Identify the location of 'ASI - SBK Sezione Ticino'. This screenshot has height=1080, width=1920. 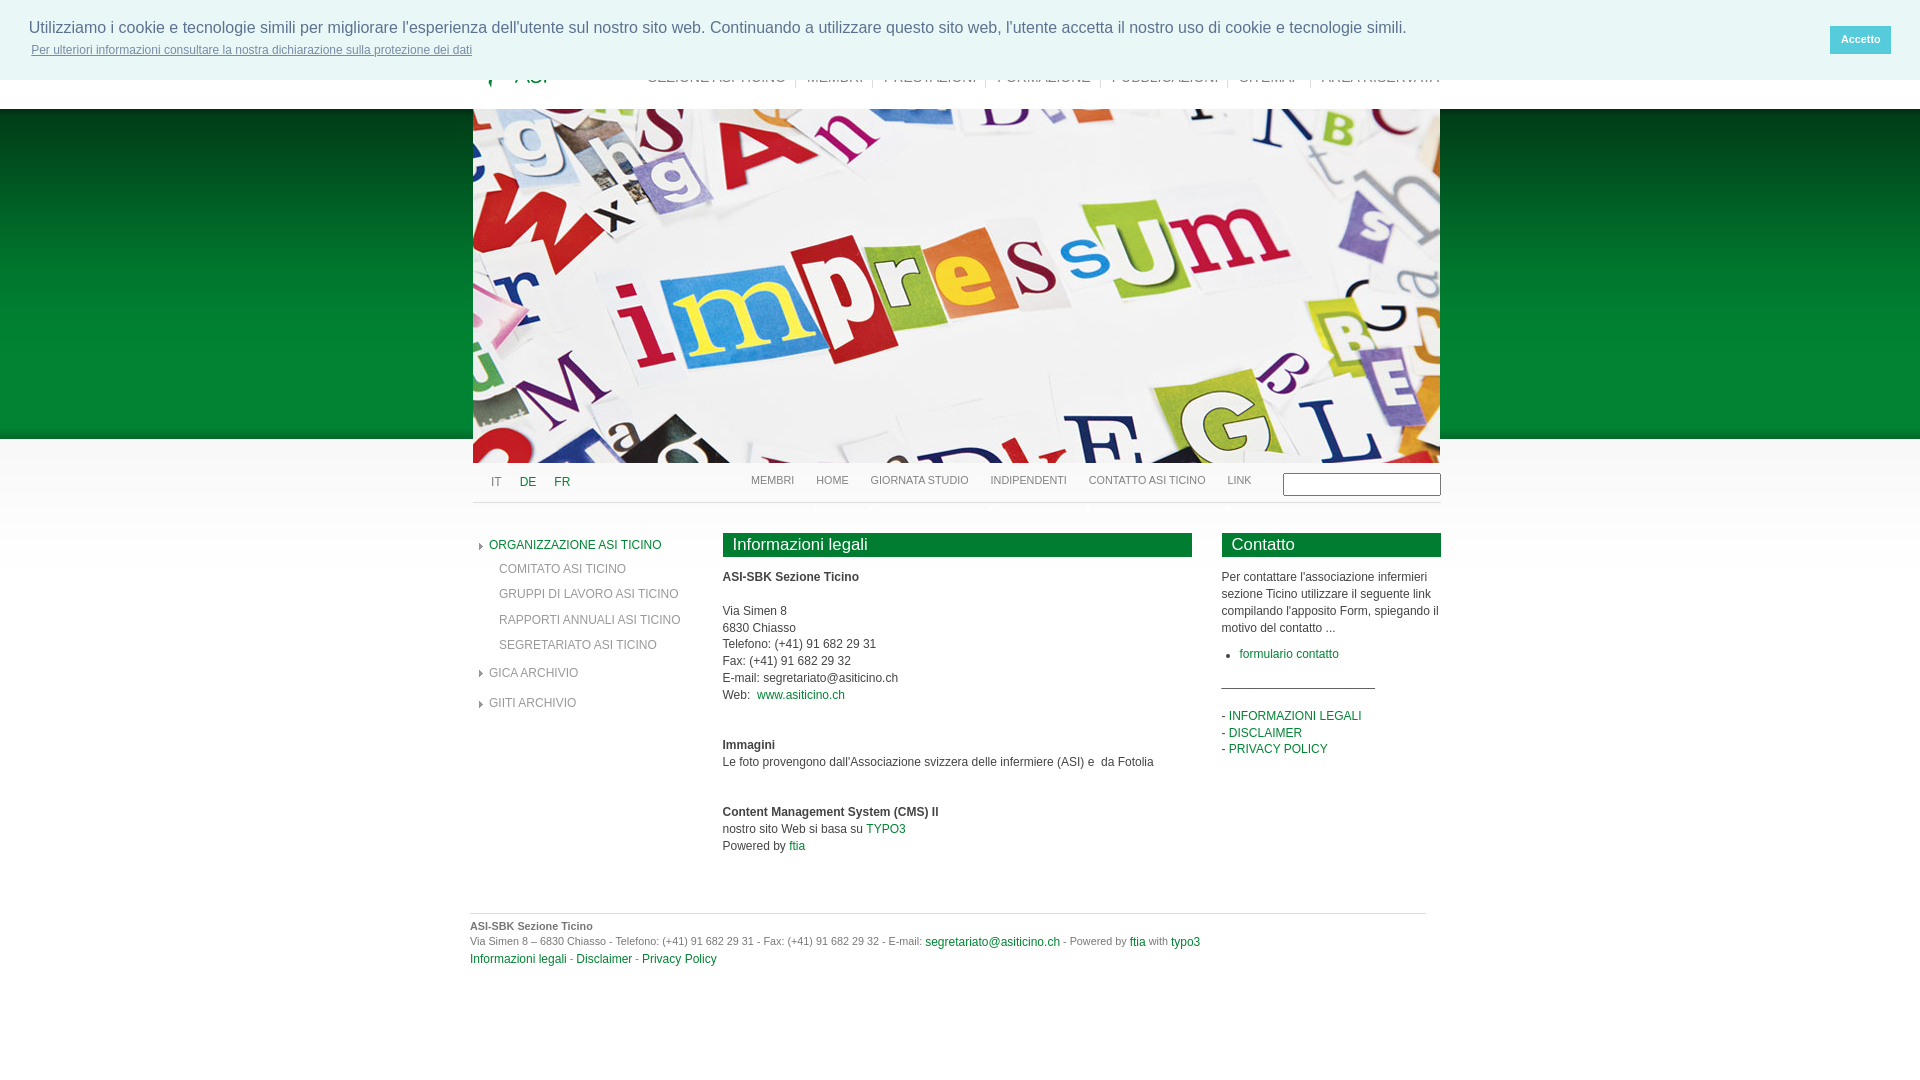
(653, 52).